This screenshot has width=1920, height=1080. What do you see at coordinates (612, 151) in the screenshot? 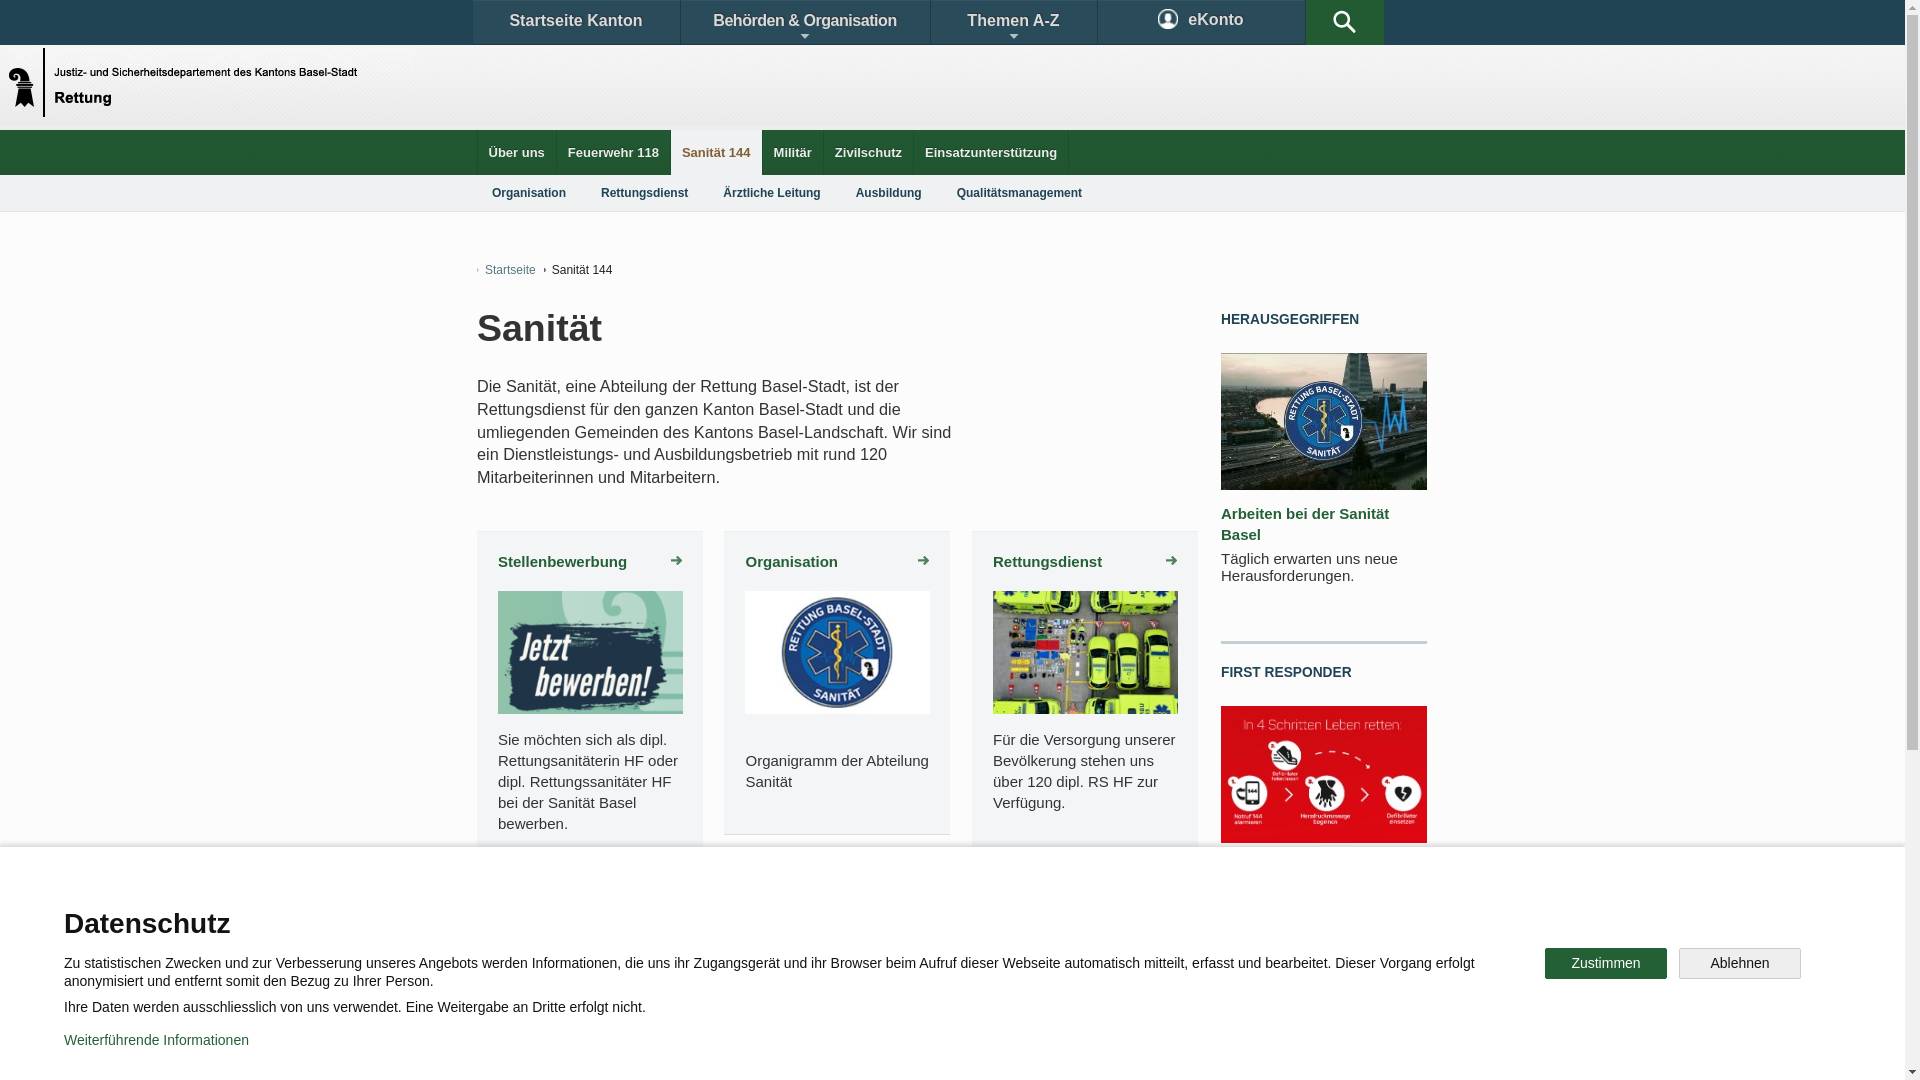
I see `'Feuerwehr 118'` at bounding box center [612, 151].